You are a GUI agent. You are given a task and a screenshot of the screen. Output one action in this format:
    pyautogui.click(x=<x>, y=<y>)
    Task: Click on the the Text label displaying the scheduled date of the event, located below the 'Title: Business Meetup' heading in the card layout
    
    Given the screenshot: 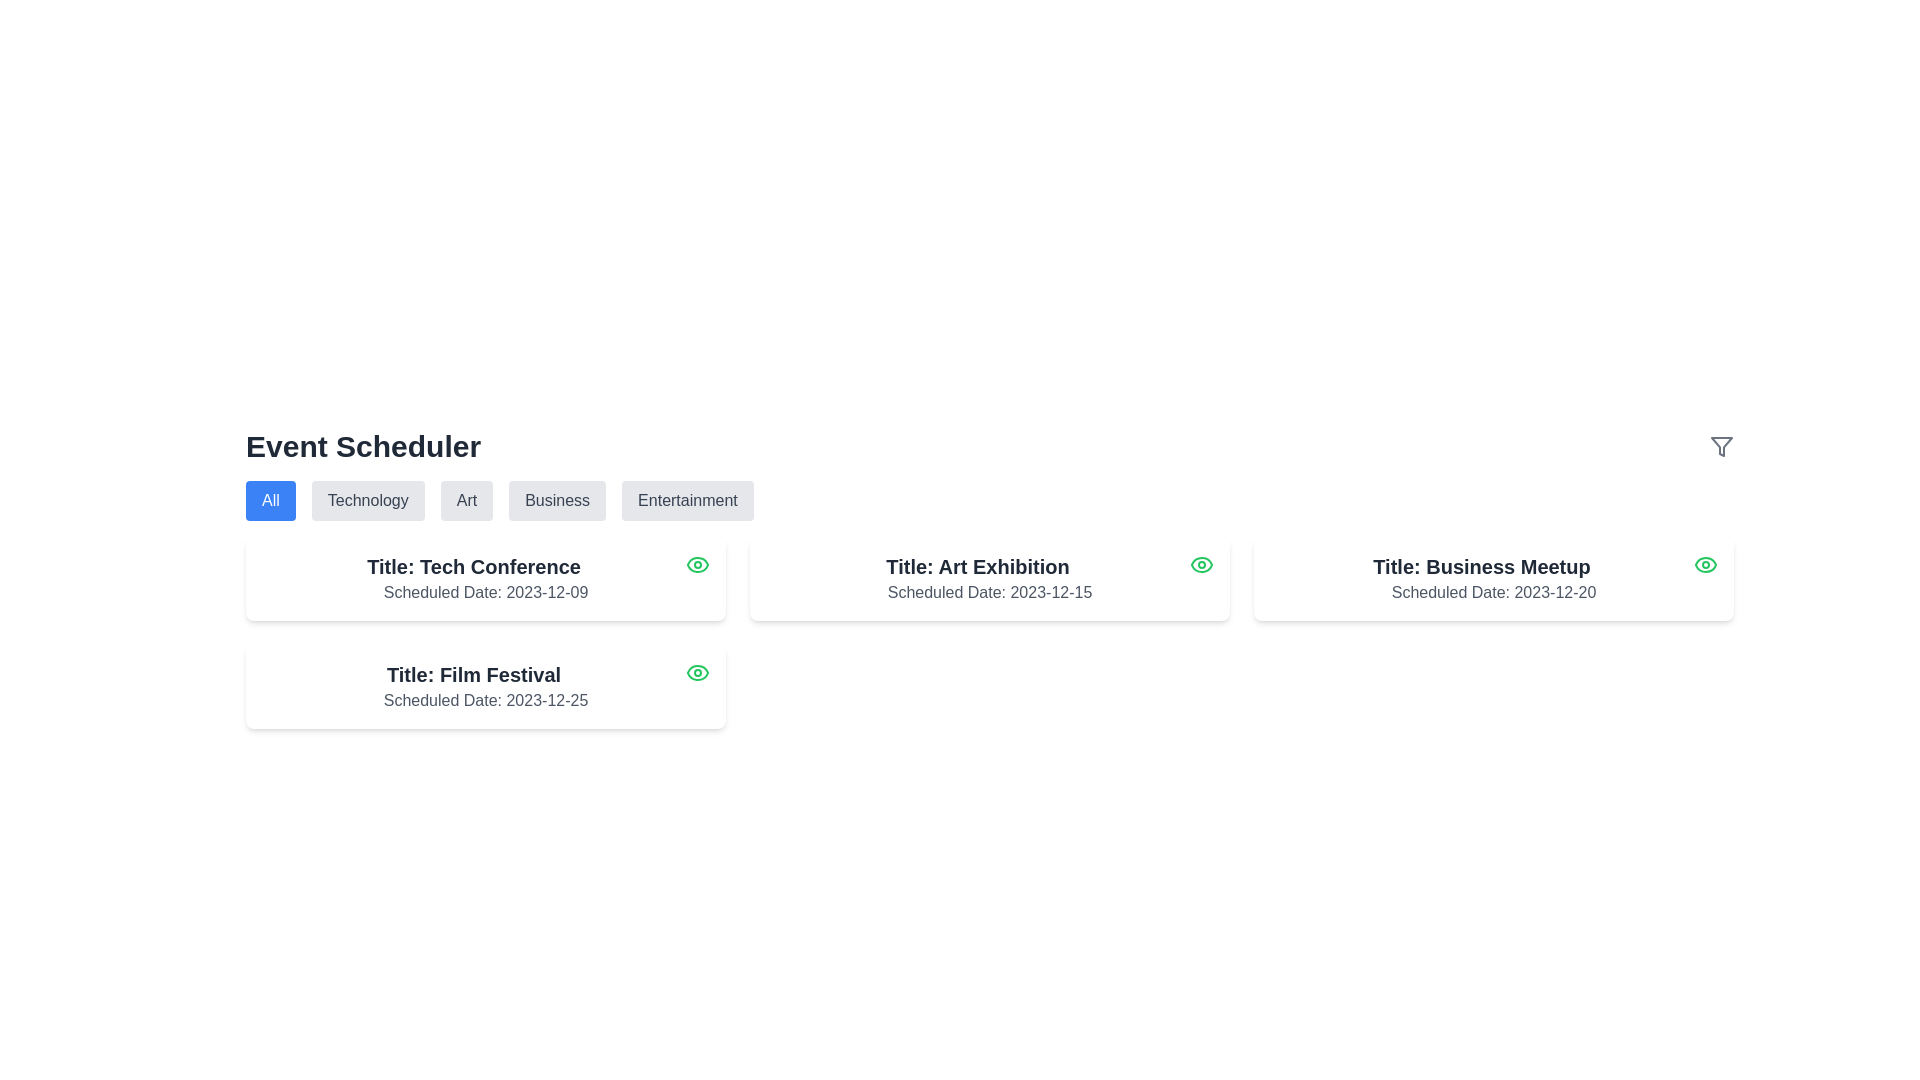 What is the action you would take?
    pyautogui.click(x=1493, y=592)
    